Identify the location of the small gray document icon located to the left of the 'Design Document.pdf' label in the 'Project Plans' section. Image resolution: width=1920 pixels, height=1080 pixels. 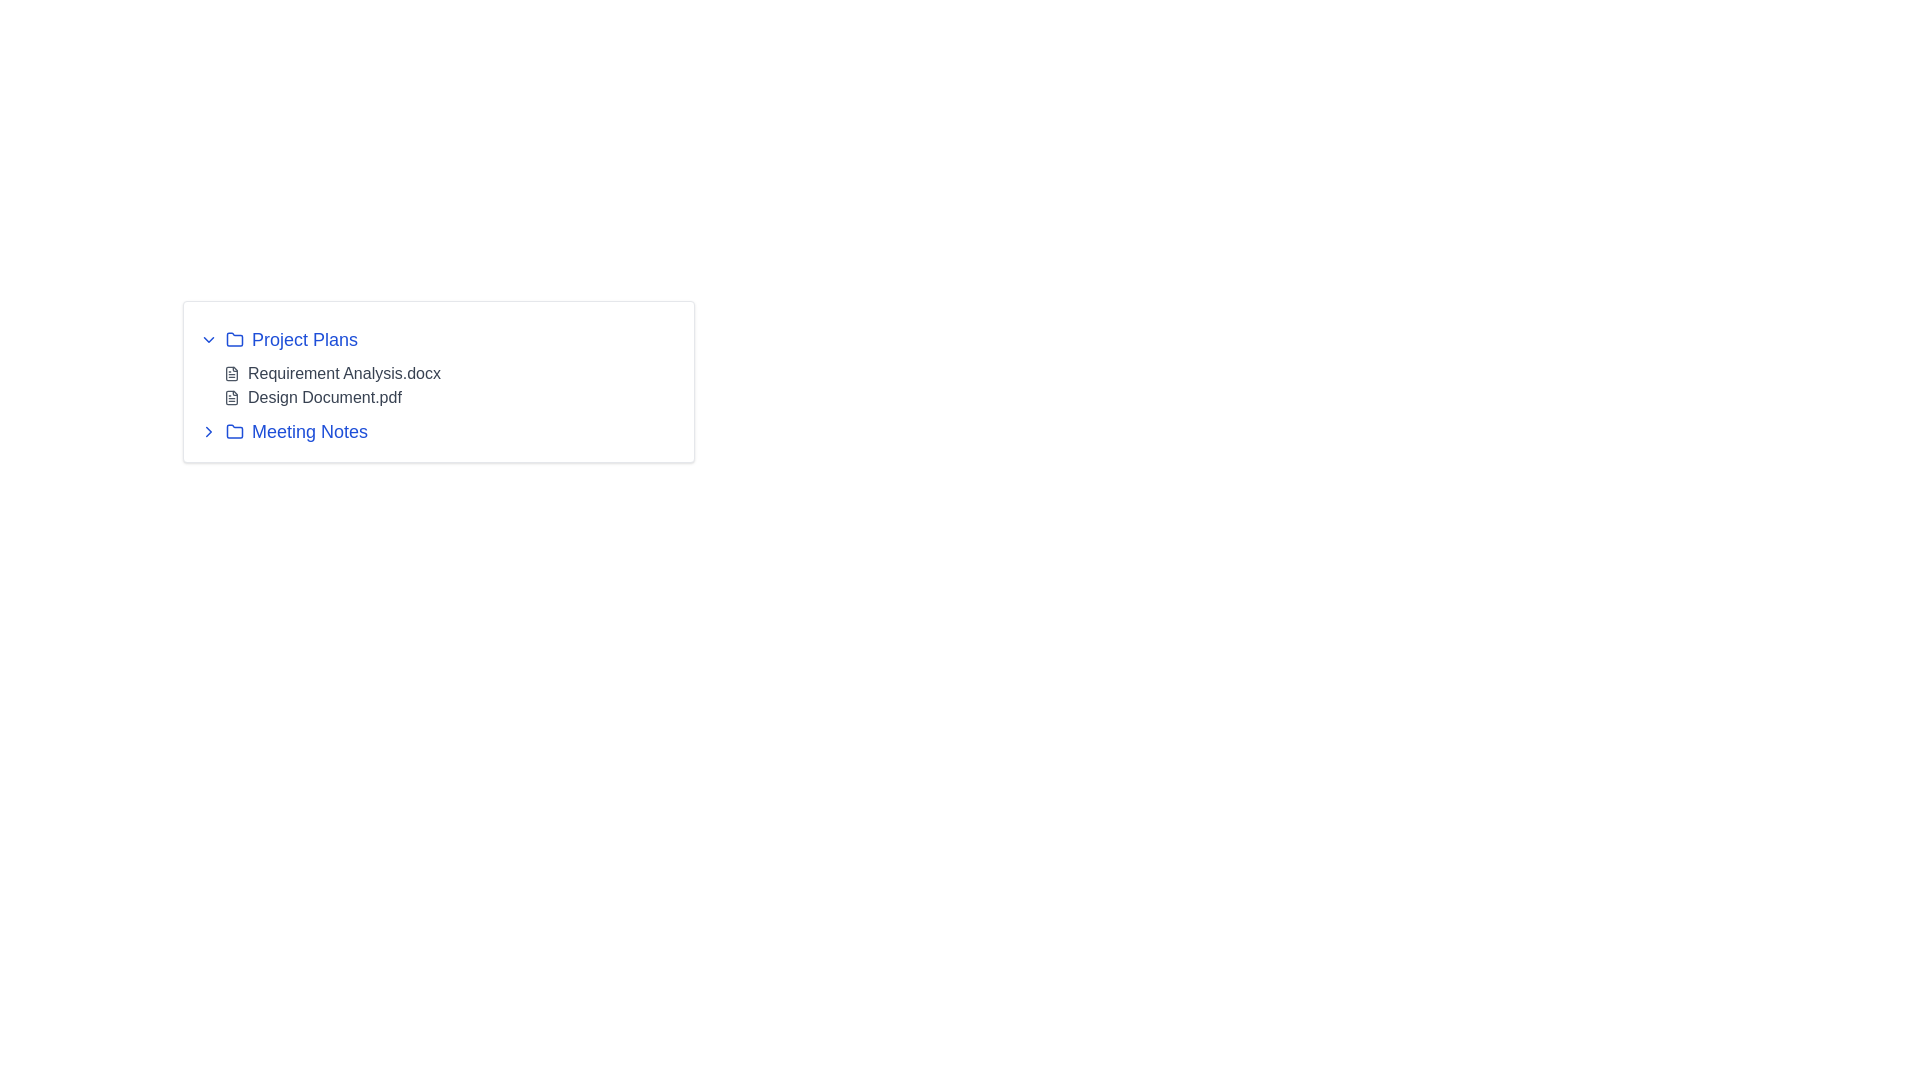
(231, 397).